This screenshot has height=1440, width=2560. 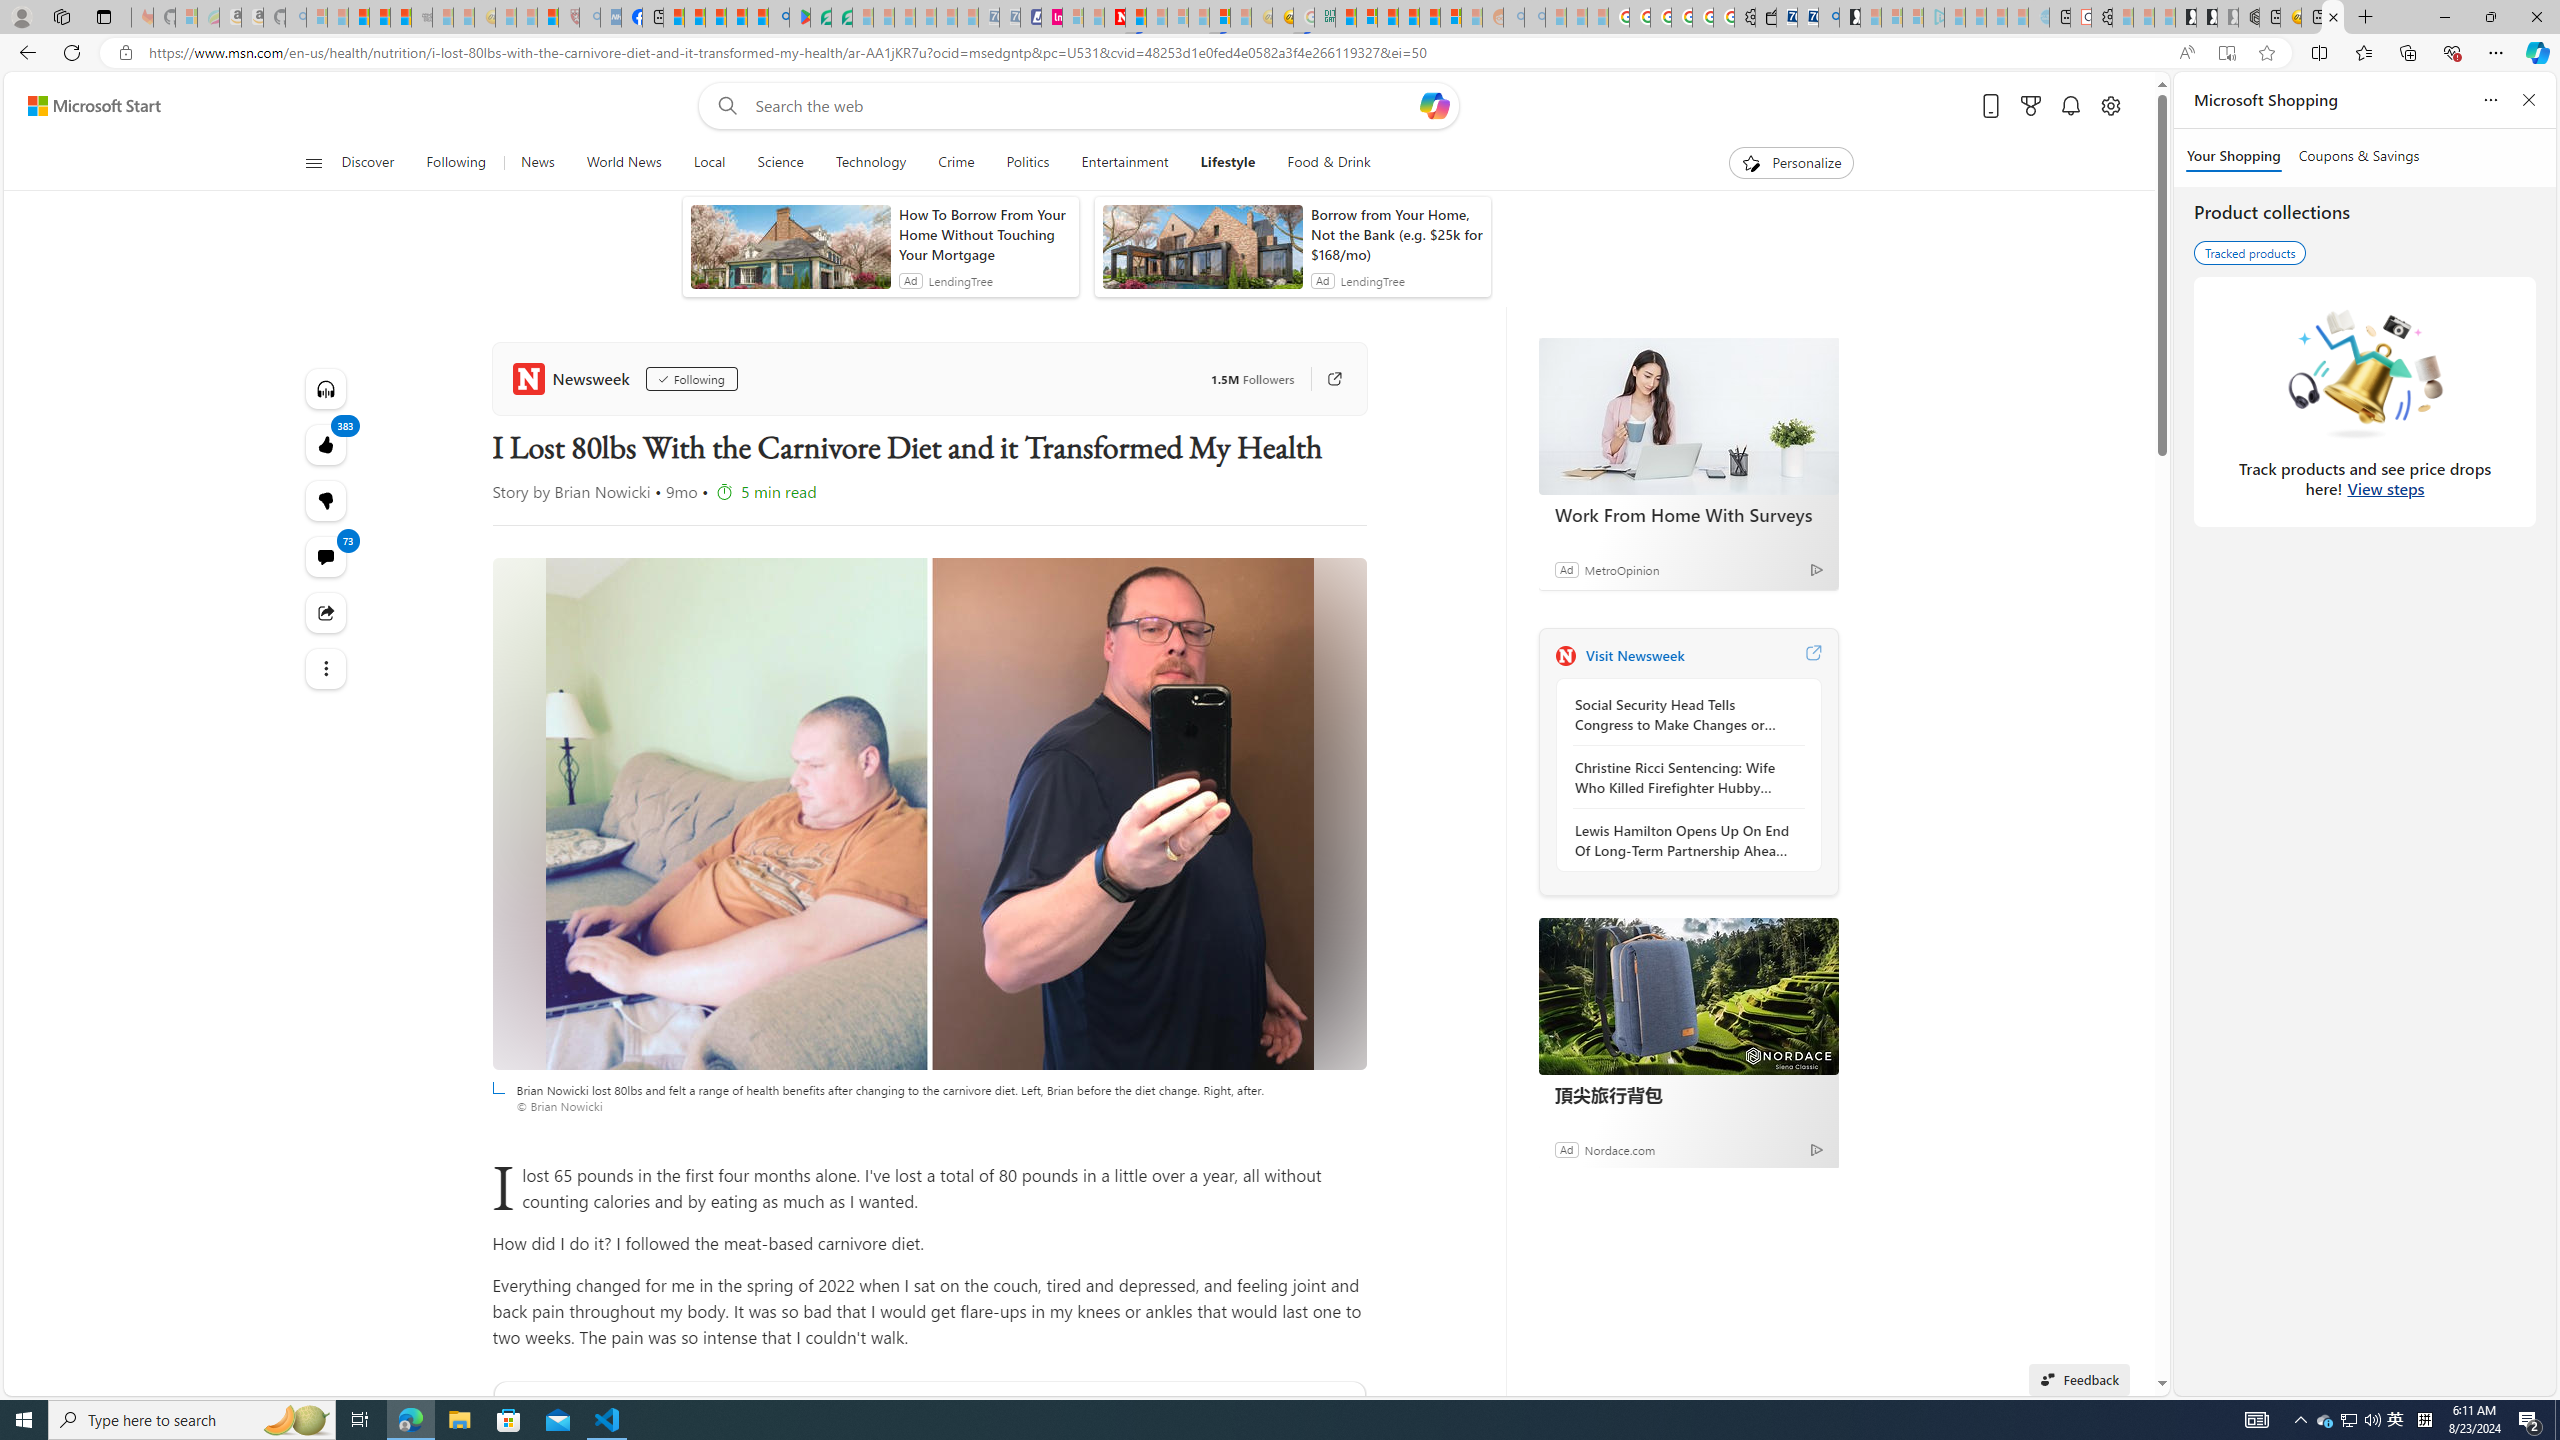 I want to click on 'Expert Portfolios', so click(x=1409, y=16).